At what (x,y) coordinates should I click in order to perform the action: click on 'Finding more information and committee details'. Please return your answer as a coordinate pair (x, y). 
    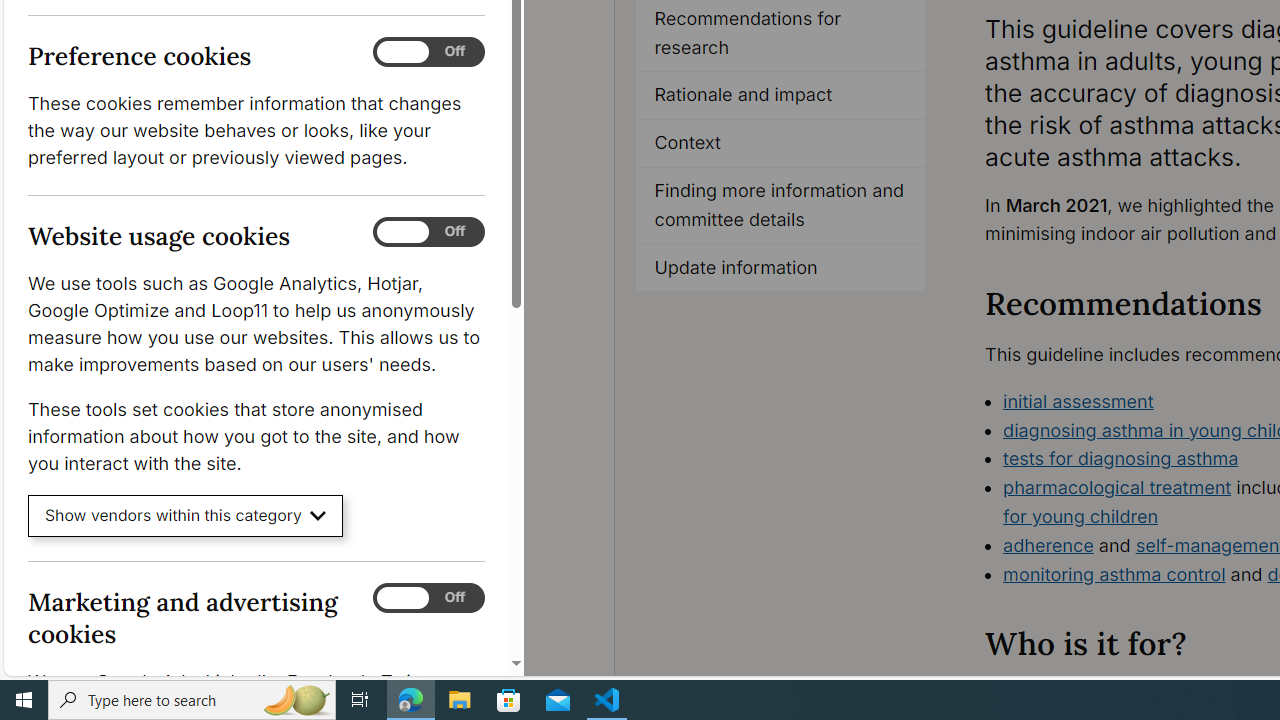
    Looking at the image, I should click on (780, 205).